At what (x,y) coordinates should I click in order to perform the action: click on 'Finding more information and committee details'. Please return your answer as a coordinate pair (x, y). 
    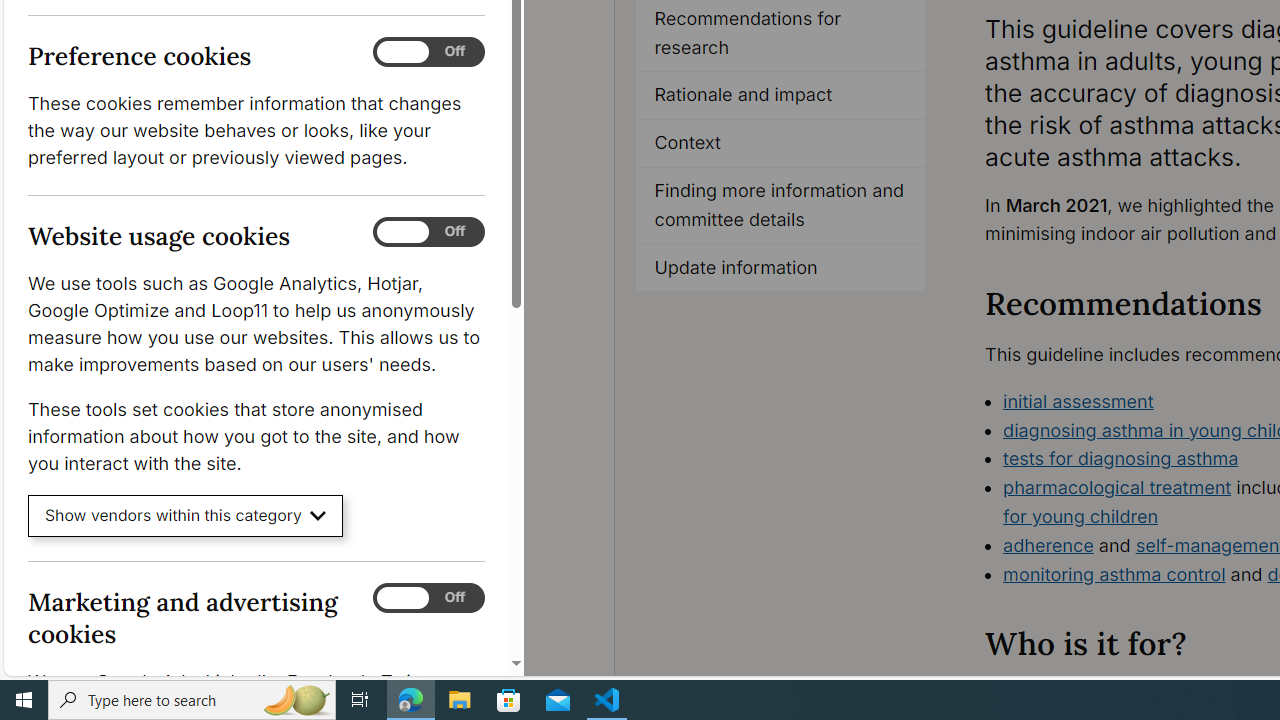
    Looking at the image, I should click on (780, 205).